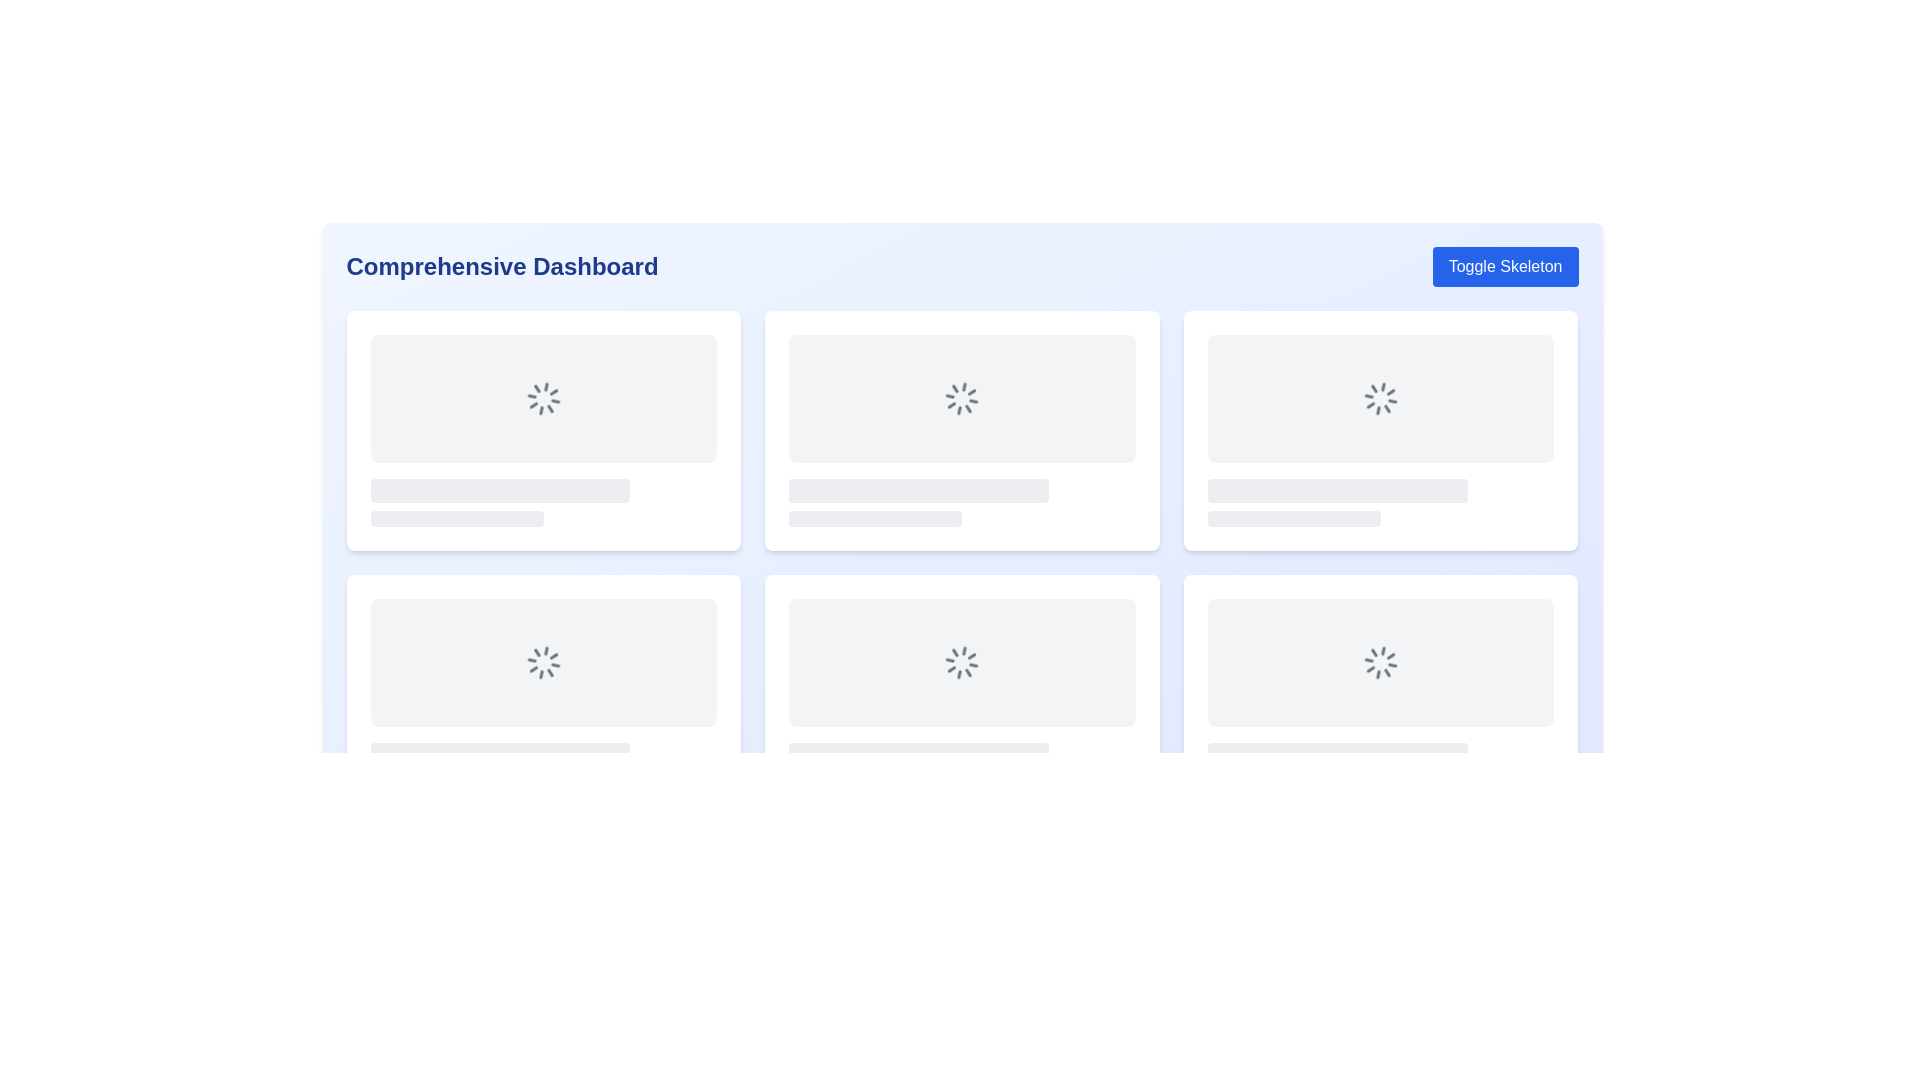 This screenshot has height=1080, width=1920. I want to click on the loading indicator, which is a spinner animation indicating ongoing activity, located in the second column of the top row of a grid layout, so click(962, 398).